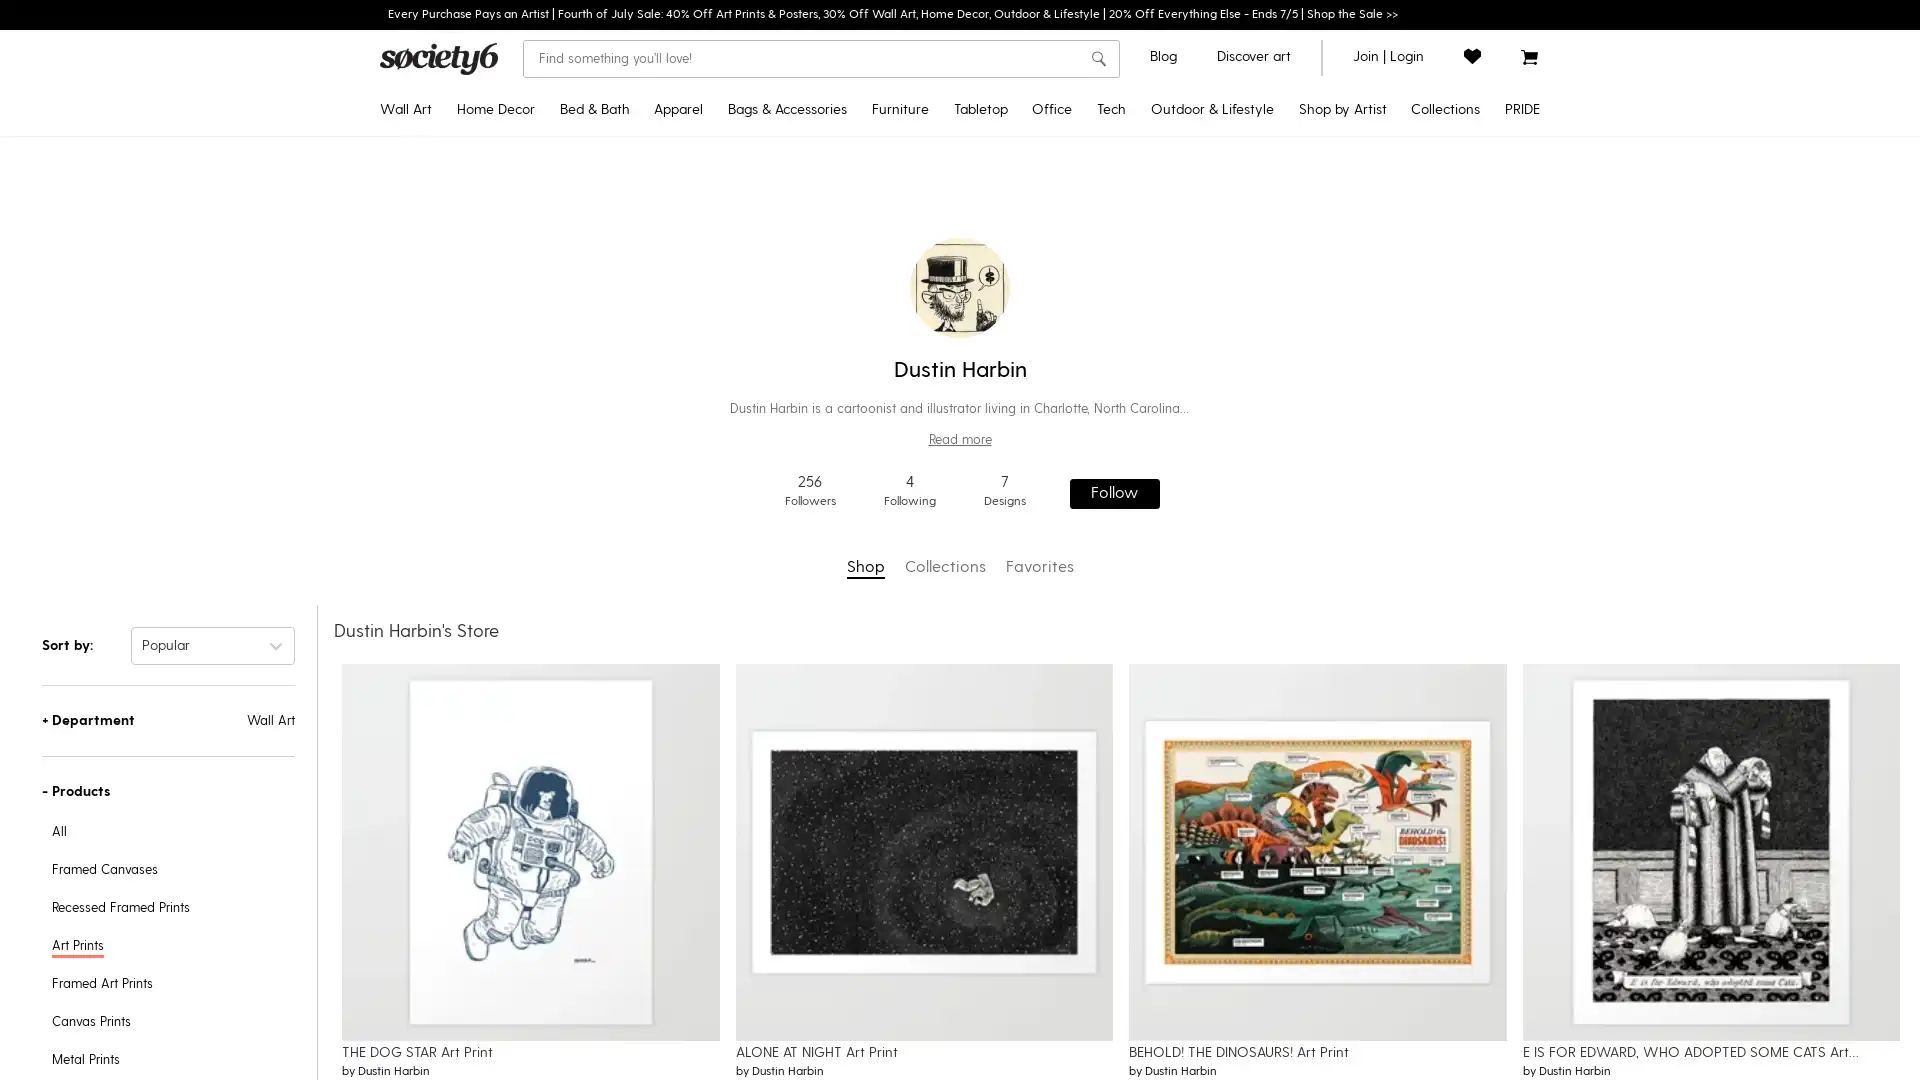 The width and height of the screenshot is (1920, 1080). I want to click on Artist Holiday Series, so click(1288, 416).